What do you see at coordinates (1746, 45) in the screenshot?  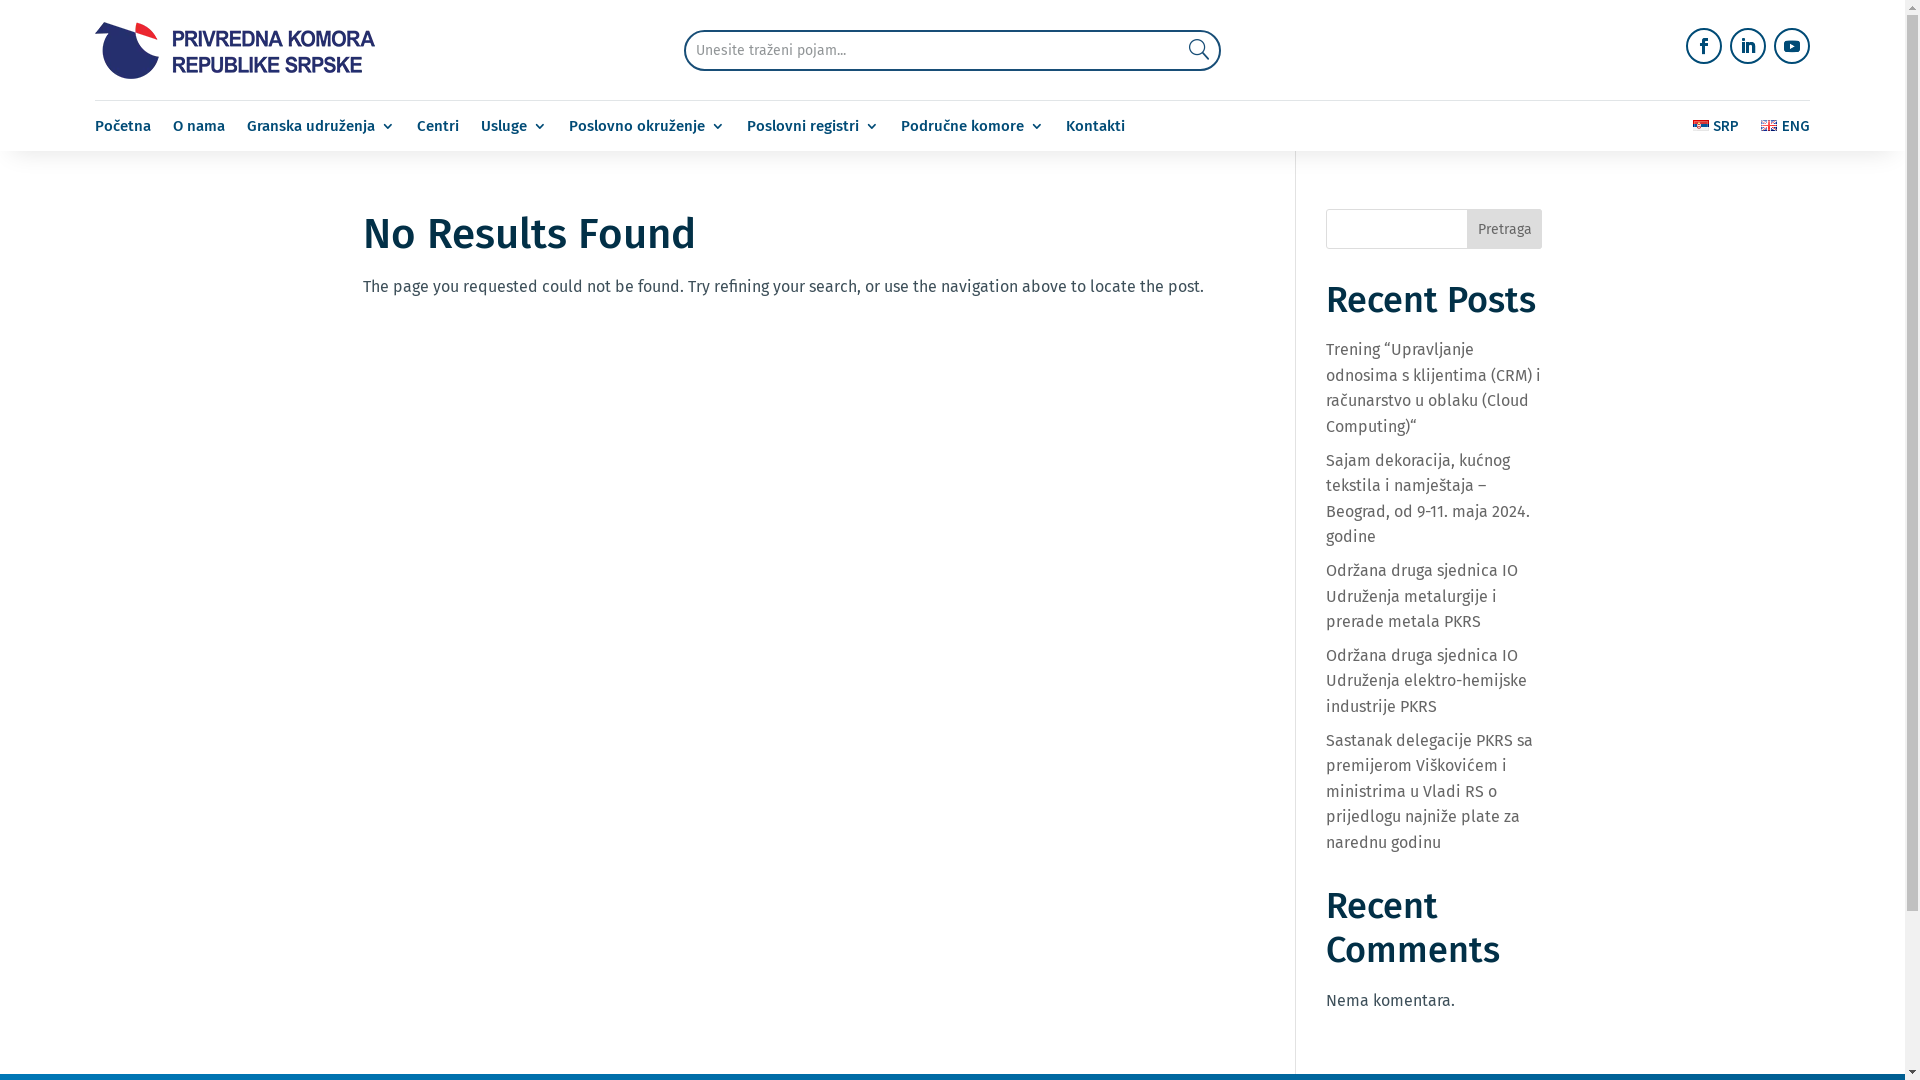 I see `'Follow on LinkedIn'` at bounding box center [1746, 45].